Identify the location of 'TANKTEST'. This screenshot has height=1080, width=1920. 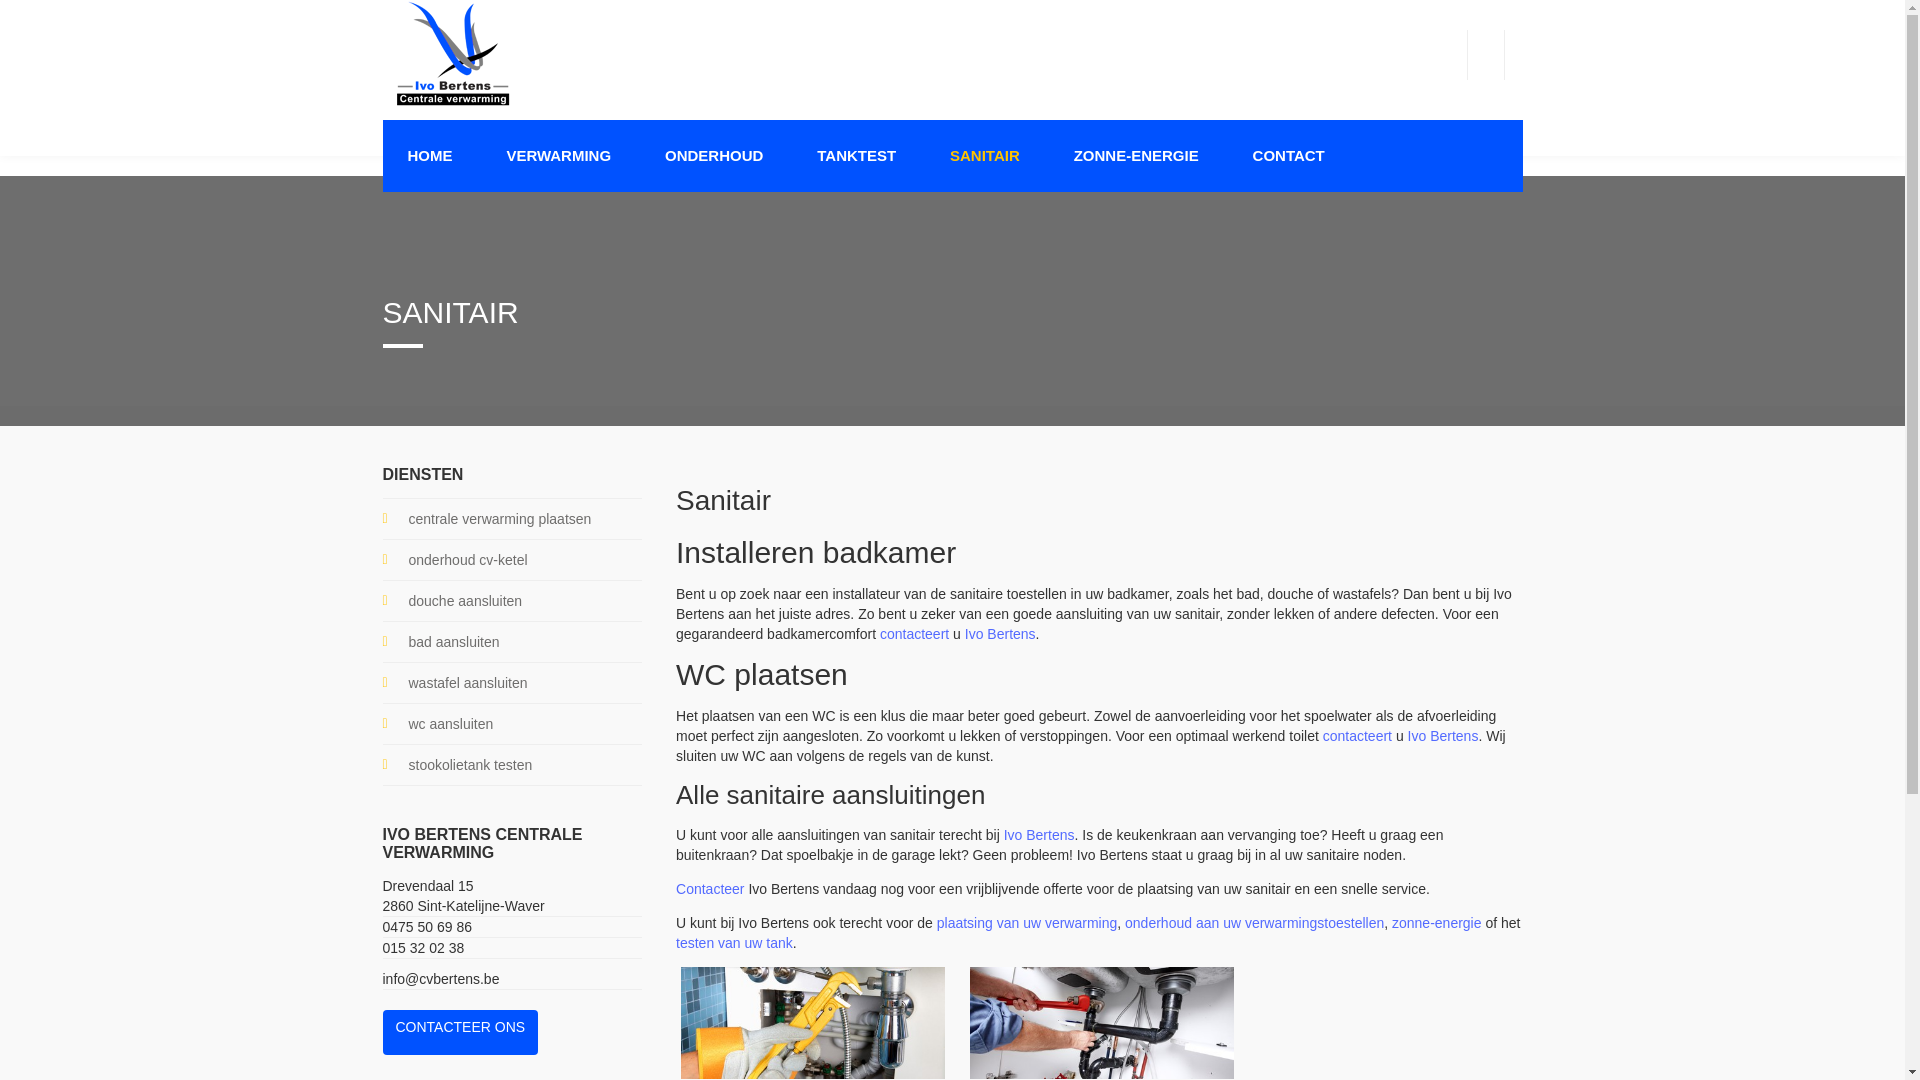
(856, 154).